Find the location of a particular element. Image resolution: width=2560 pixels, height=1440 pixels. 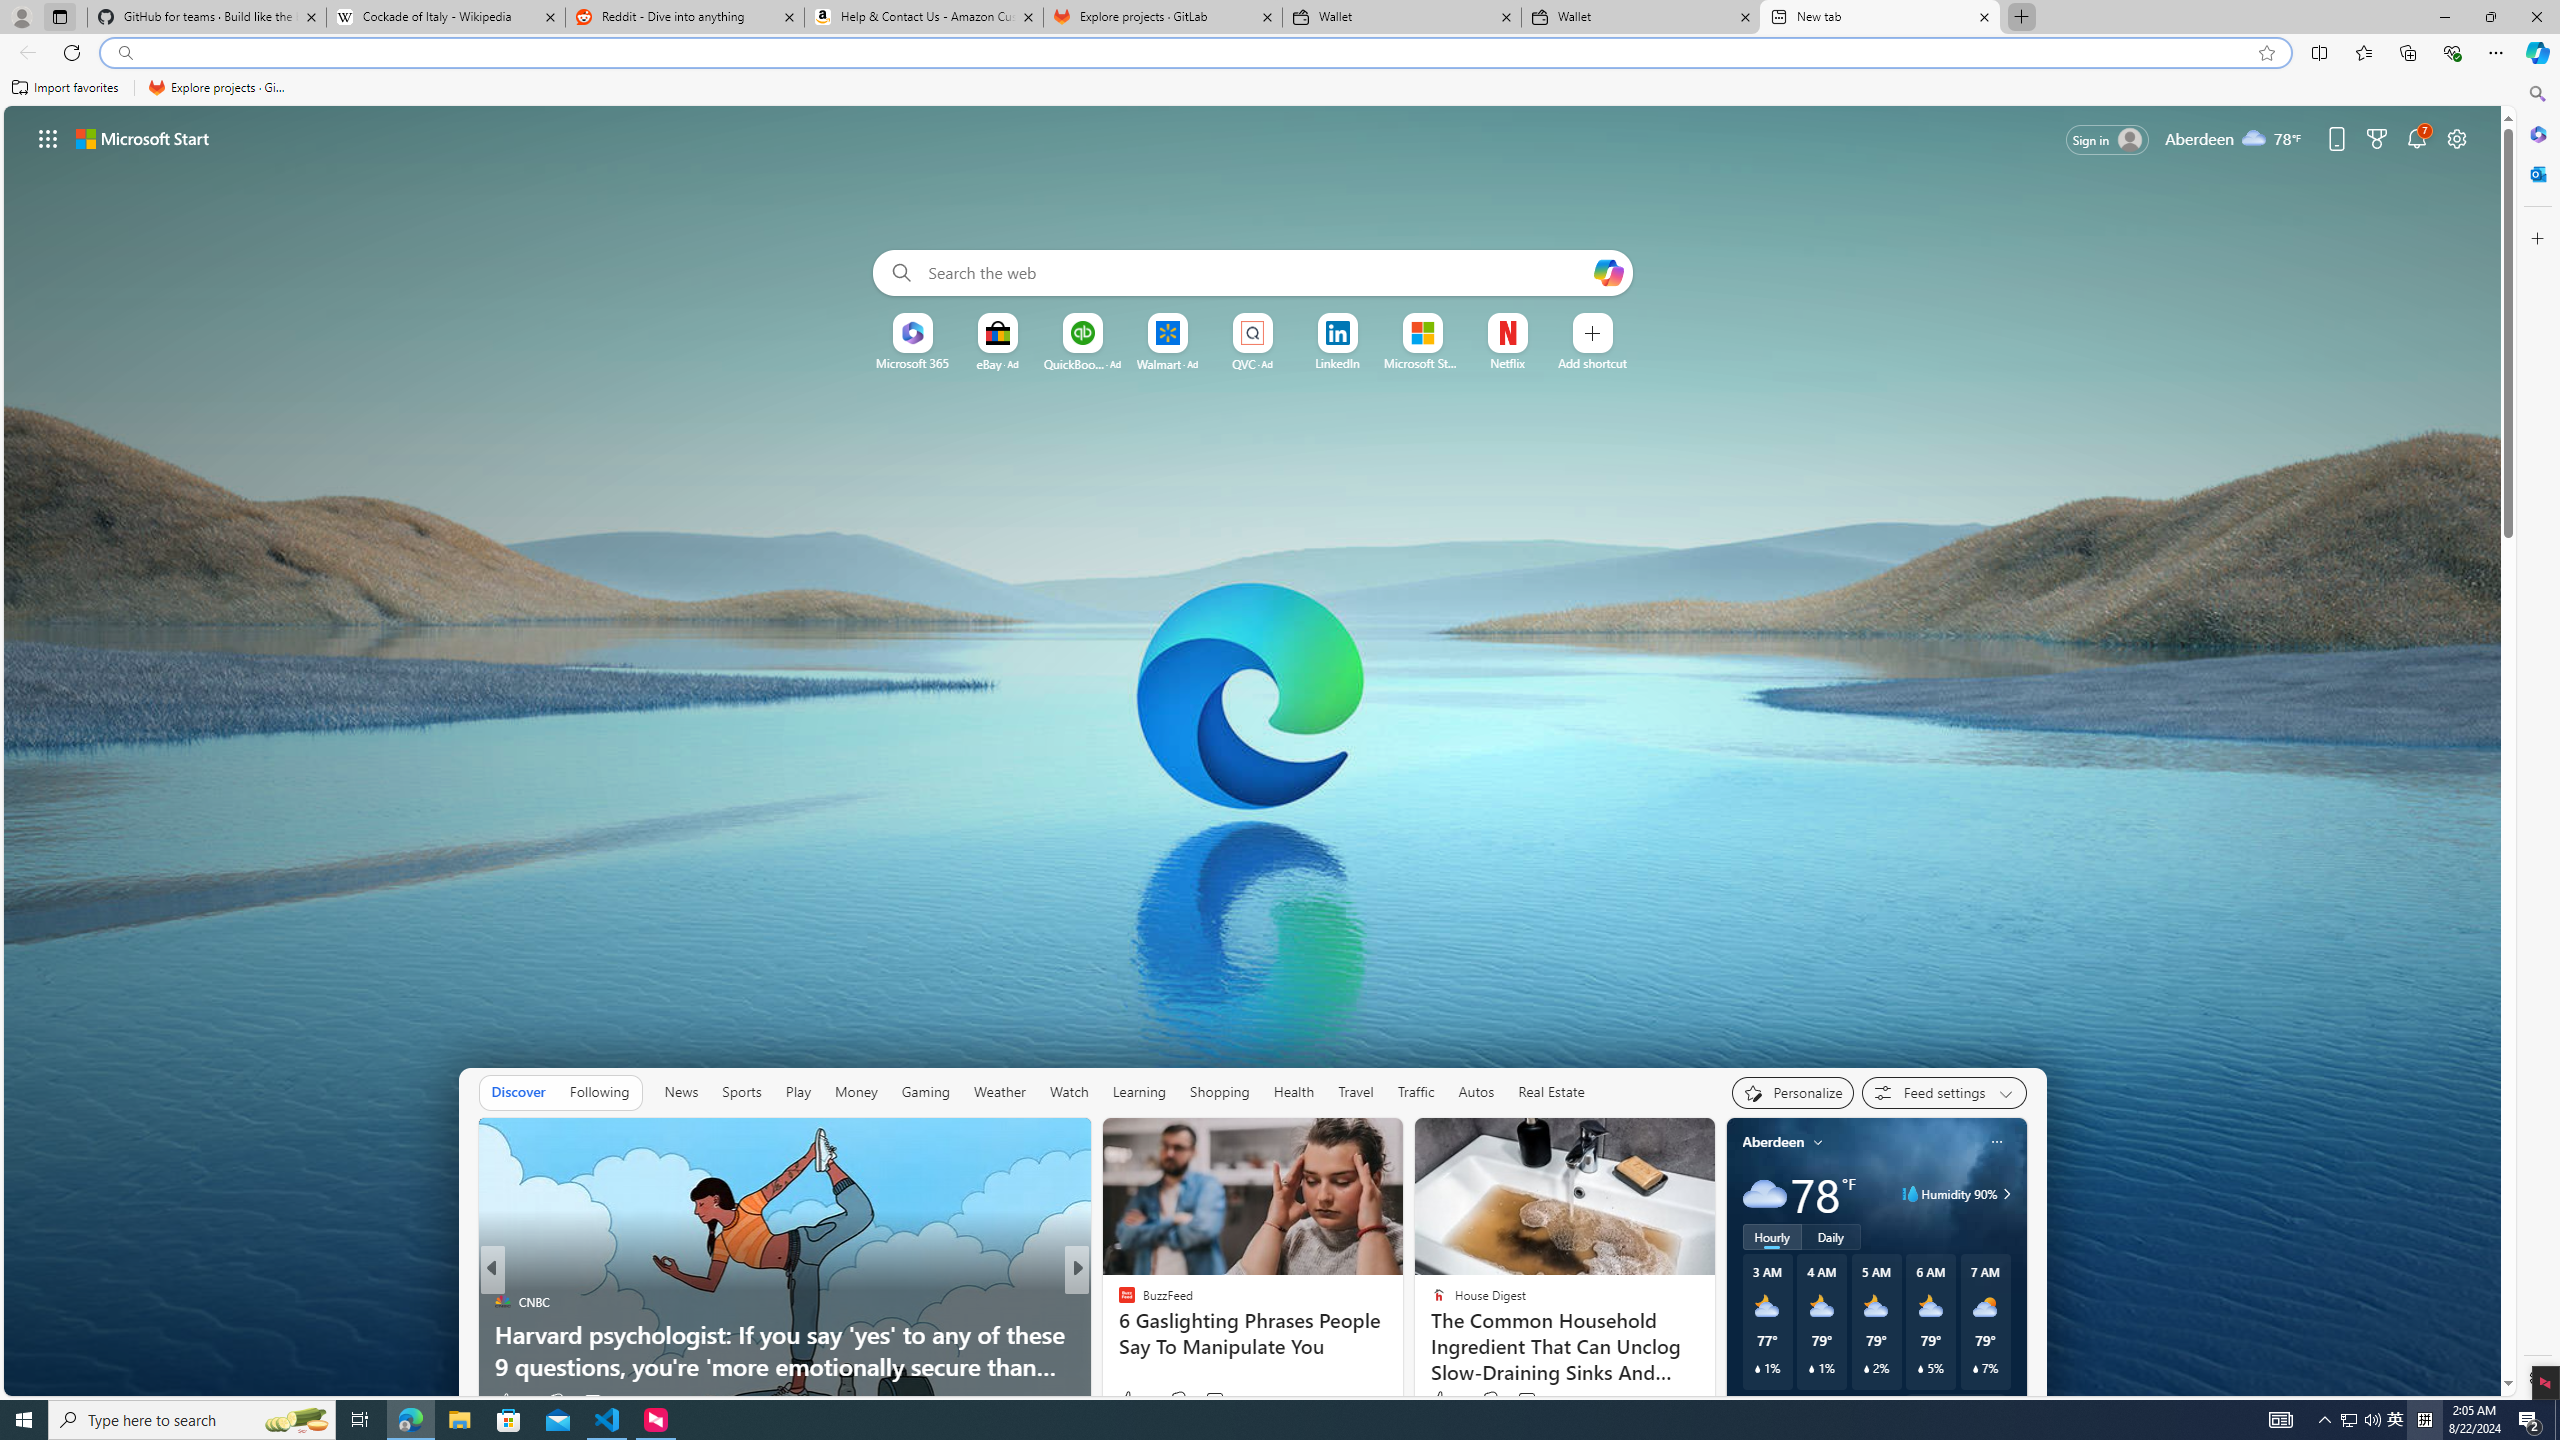

'3k Like' is located at coordinates (1126, 1401).